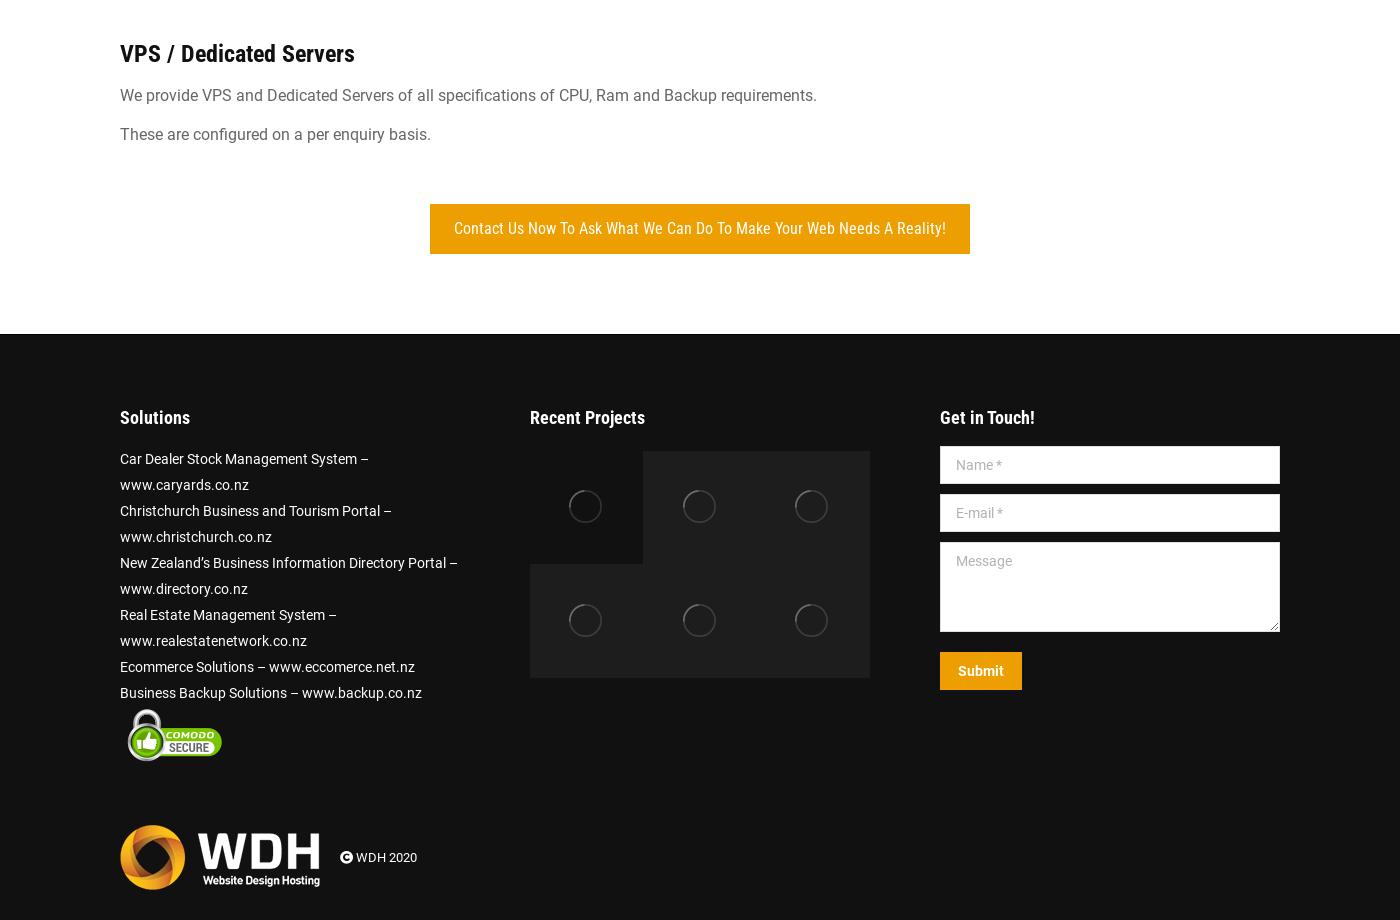 This screenshot has height=920, width=1400. What do you see at coordinates (237, 54) in the screenshot?
I see `'VPS / Dedicated Servers'` at bounding box center [237, 54].